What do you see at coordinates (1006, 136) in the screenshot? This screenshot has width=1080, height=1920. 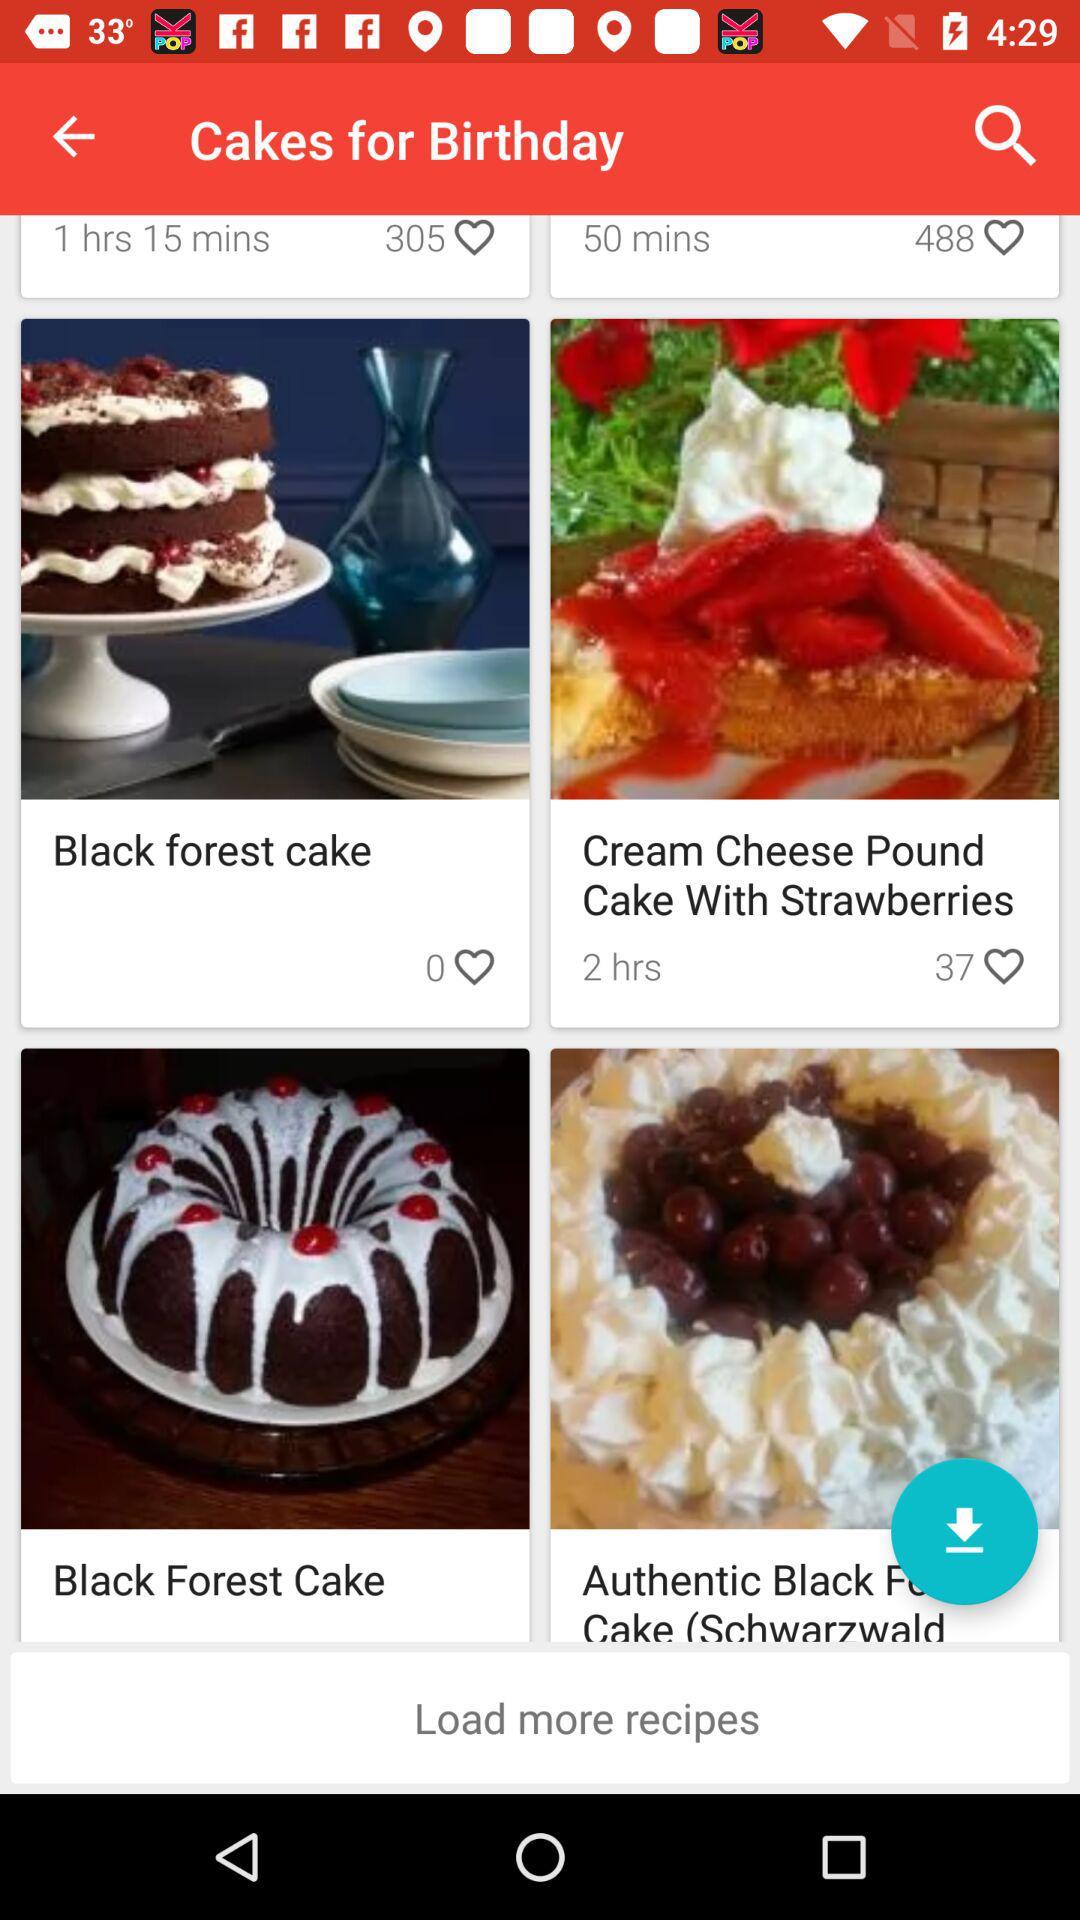 I see `the search icon which is at the top right corner of the page` at bounding box center [1006, 136].